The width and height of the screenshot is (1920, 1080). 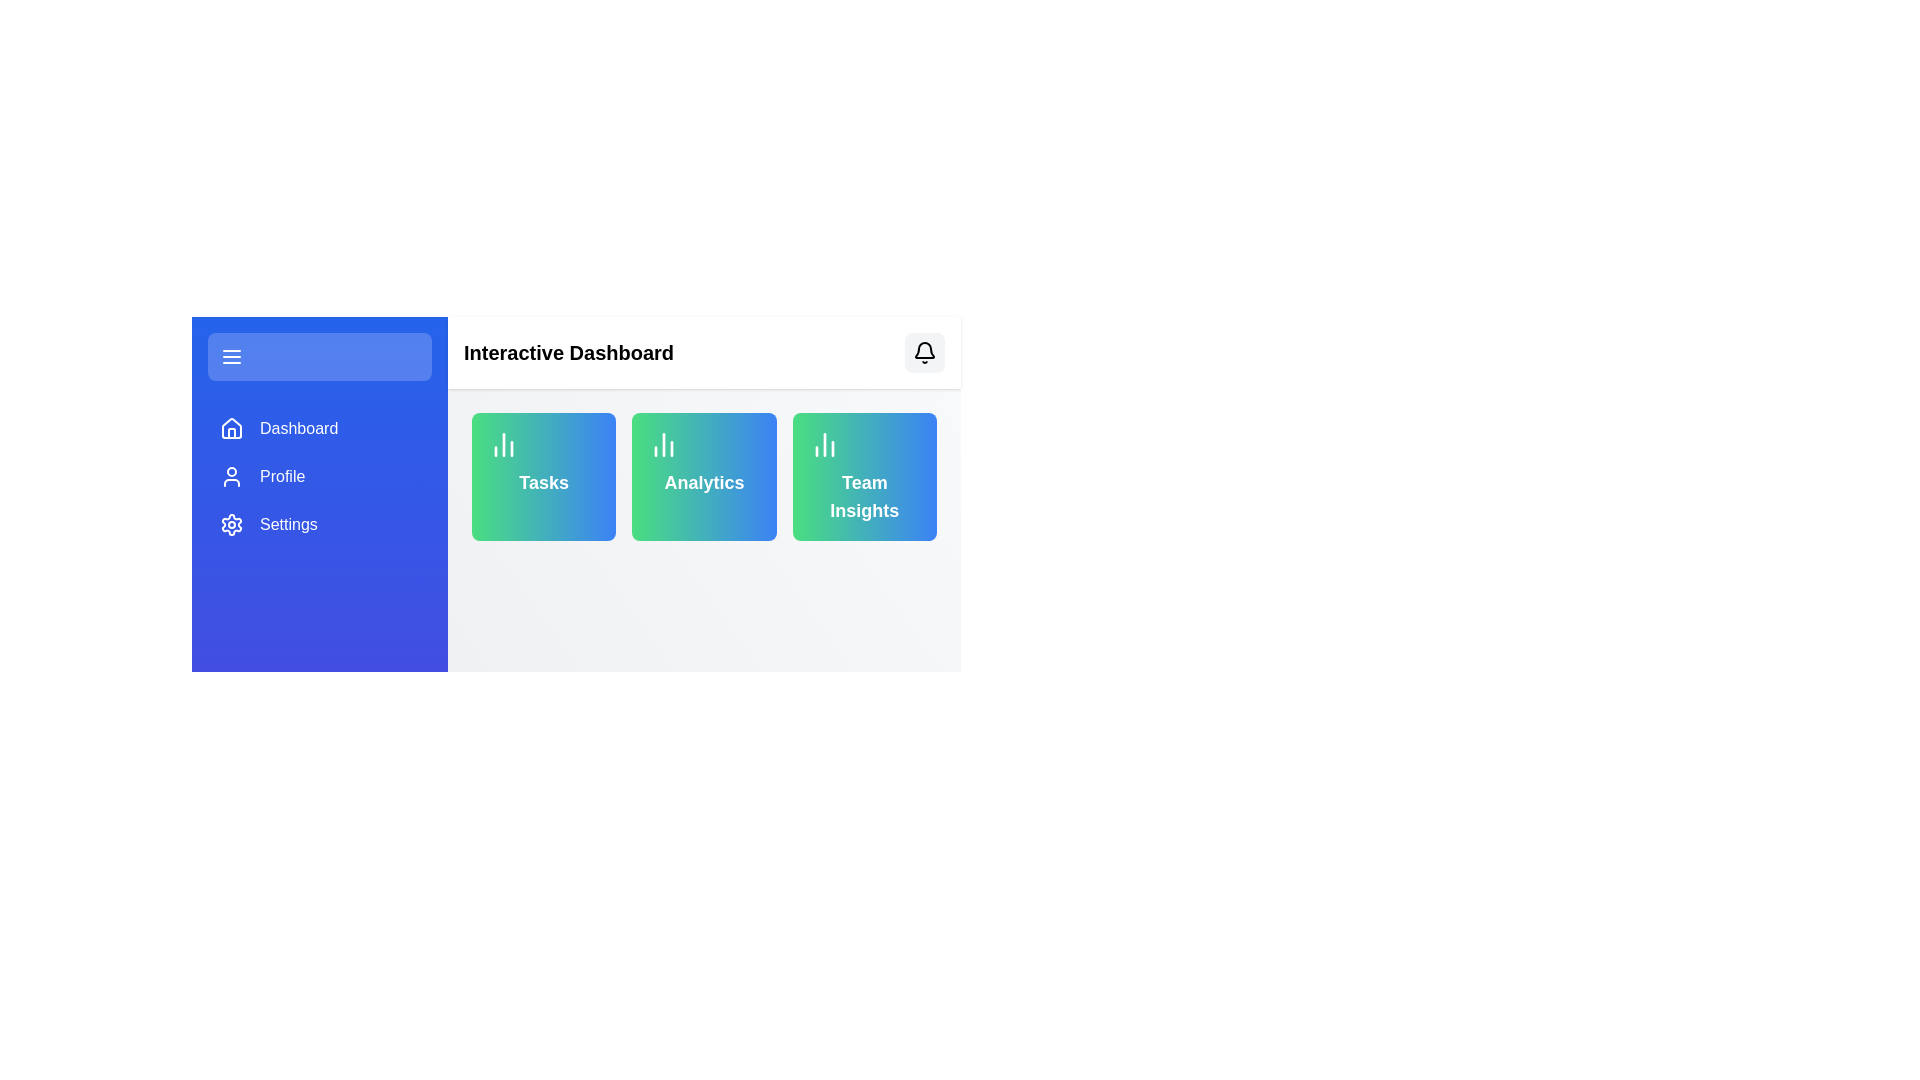 I want to click on the 'Team Insights' card, so click(x=864, y=477).